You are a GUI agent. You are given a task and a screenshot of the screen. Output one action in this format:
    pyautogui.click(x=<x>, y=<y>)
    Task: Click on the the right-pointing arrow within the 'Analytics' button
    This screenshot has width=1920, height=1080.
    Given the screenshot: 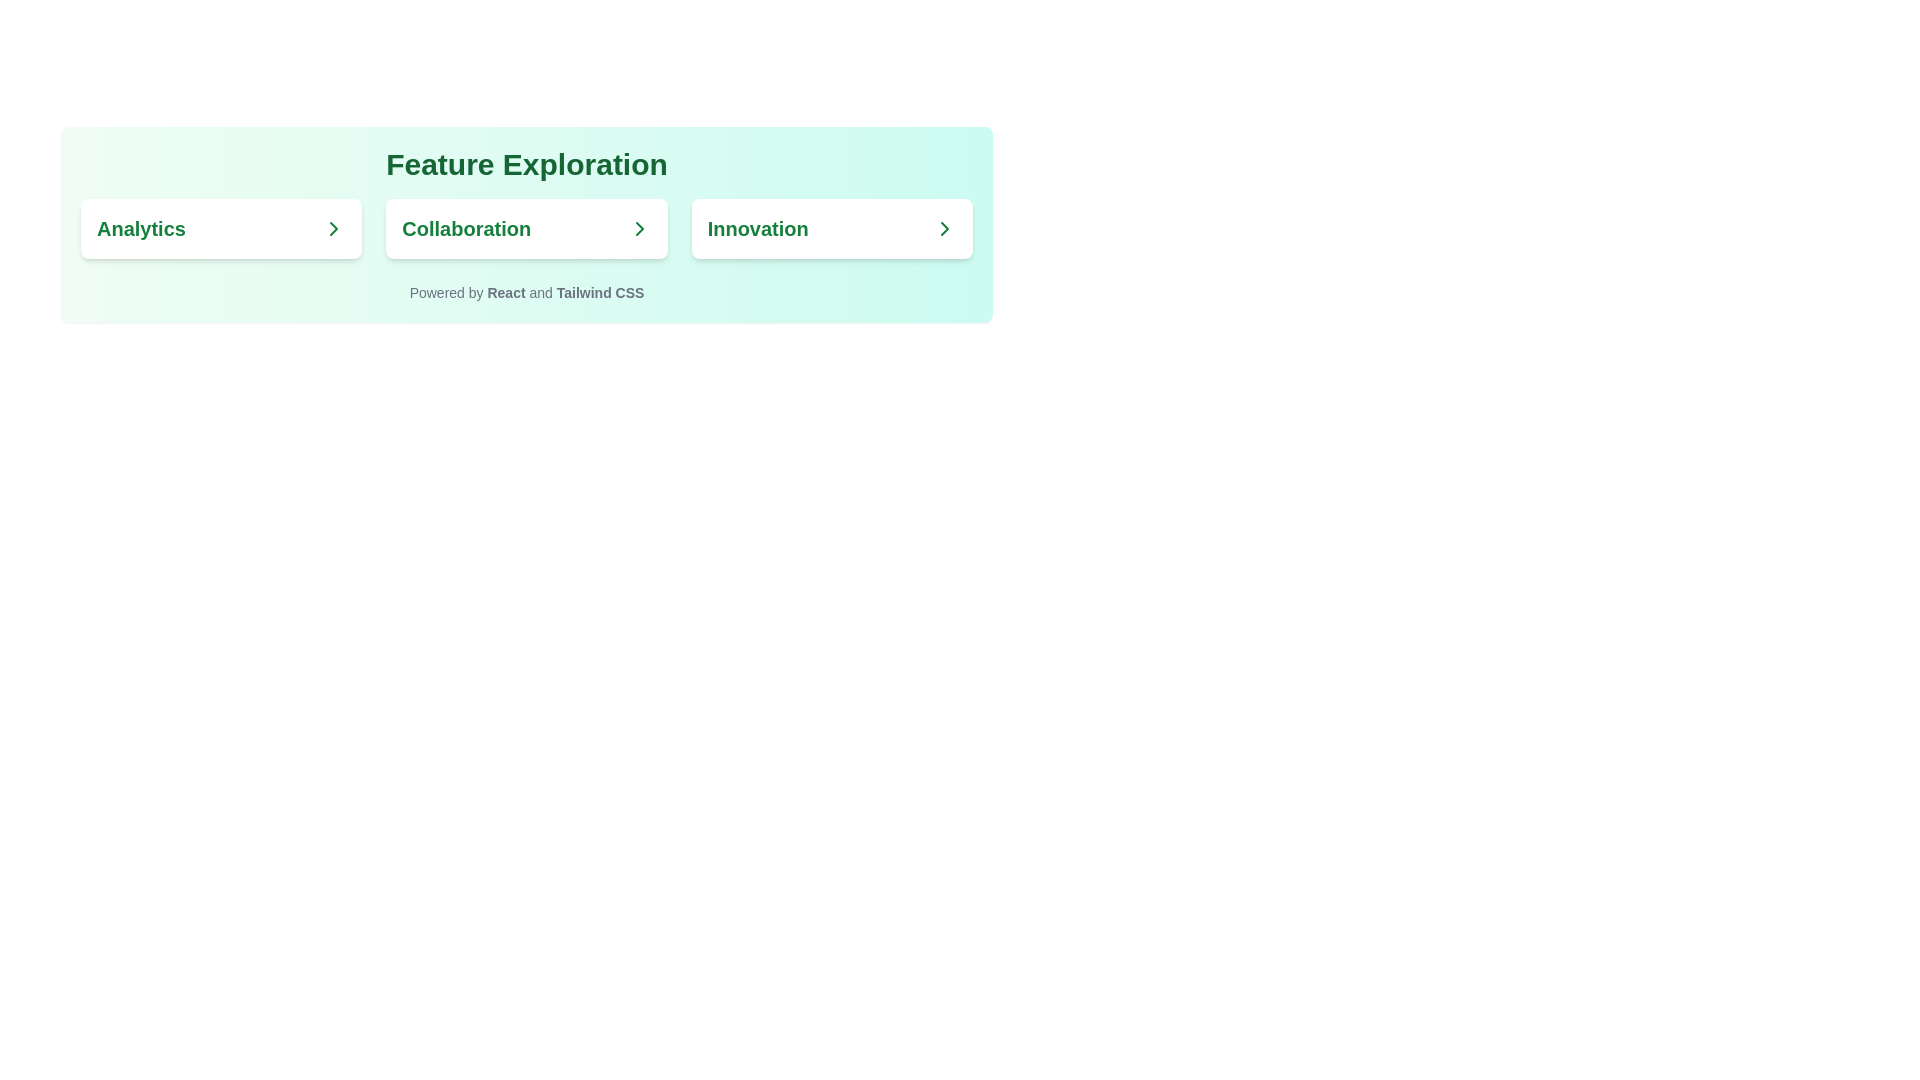 What is the action you would take?
    pyautogui.click(x=334, y=227)
    